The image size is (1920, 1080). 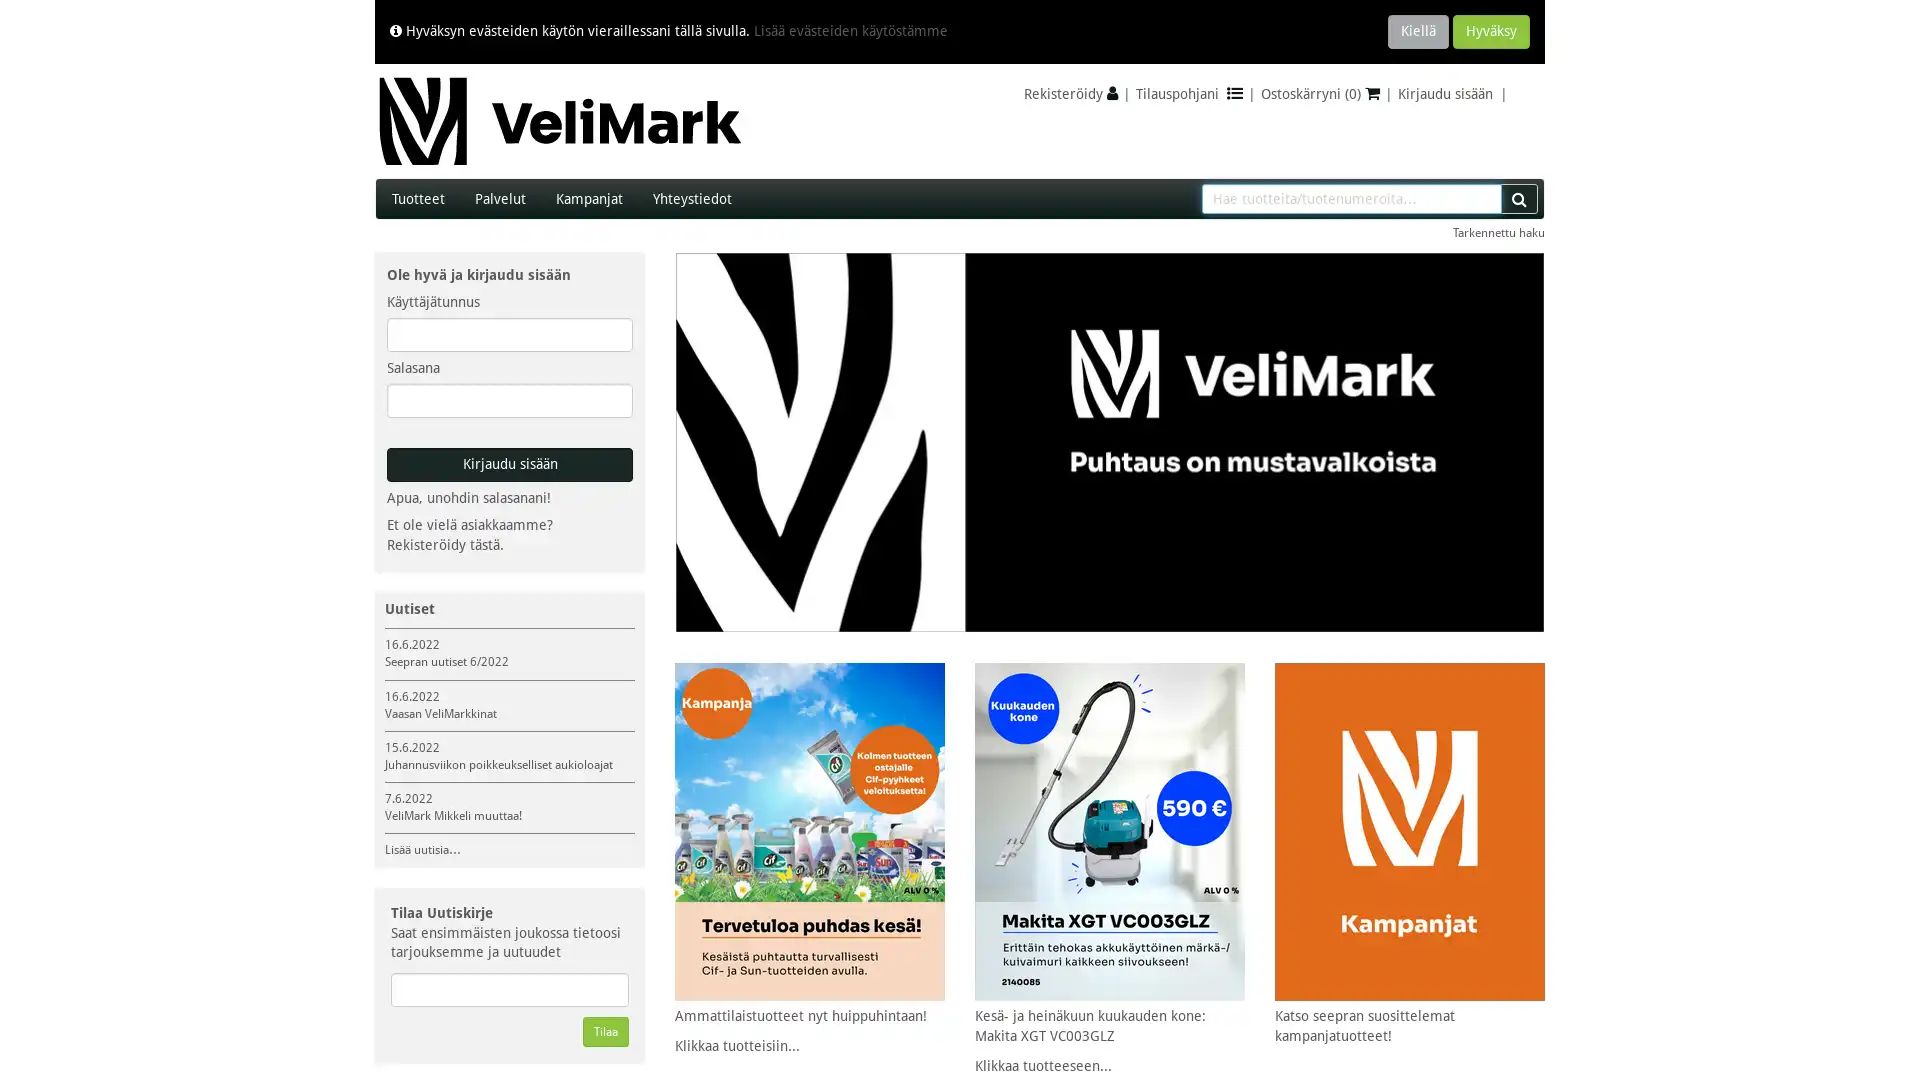 I want to click on Hyvaksy, so click(x=1491, y=31).